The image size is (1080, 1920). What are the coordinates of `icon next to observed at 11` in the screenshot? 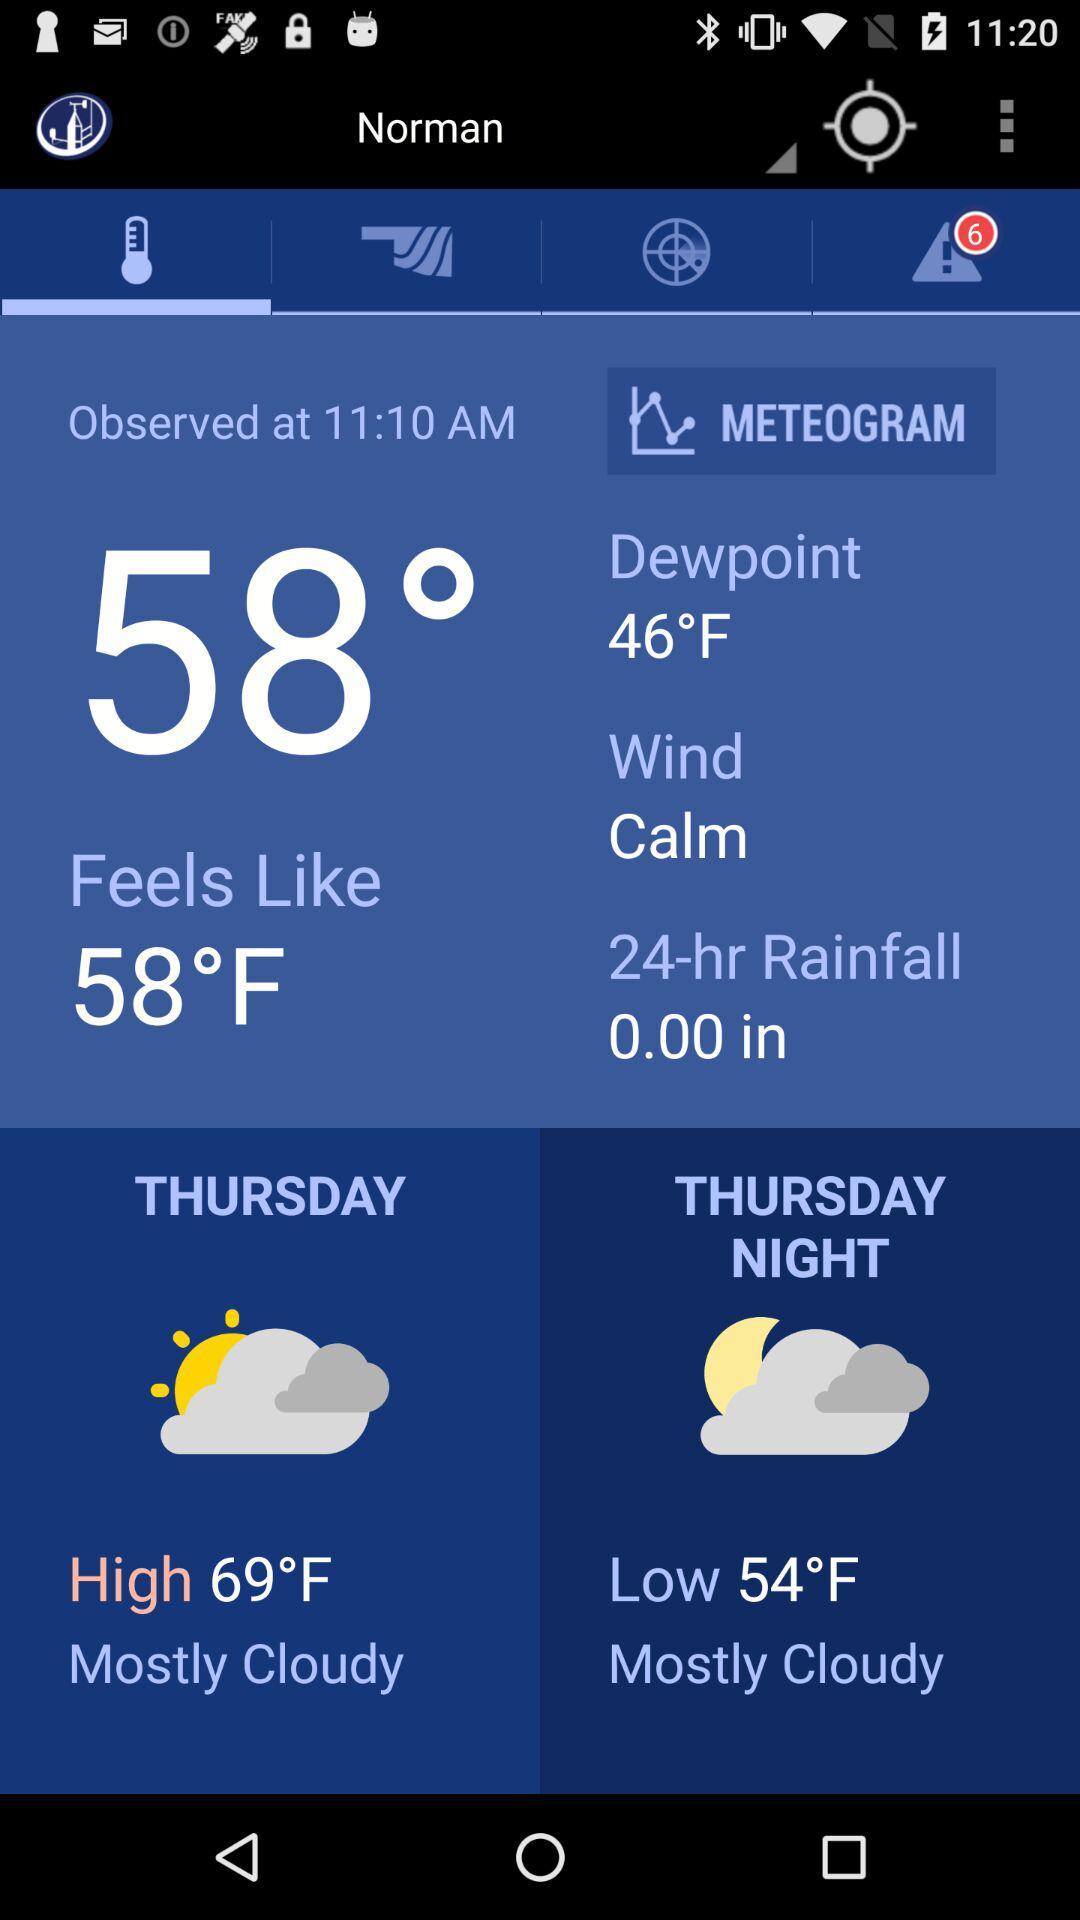 It's located at (817, 420).